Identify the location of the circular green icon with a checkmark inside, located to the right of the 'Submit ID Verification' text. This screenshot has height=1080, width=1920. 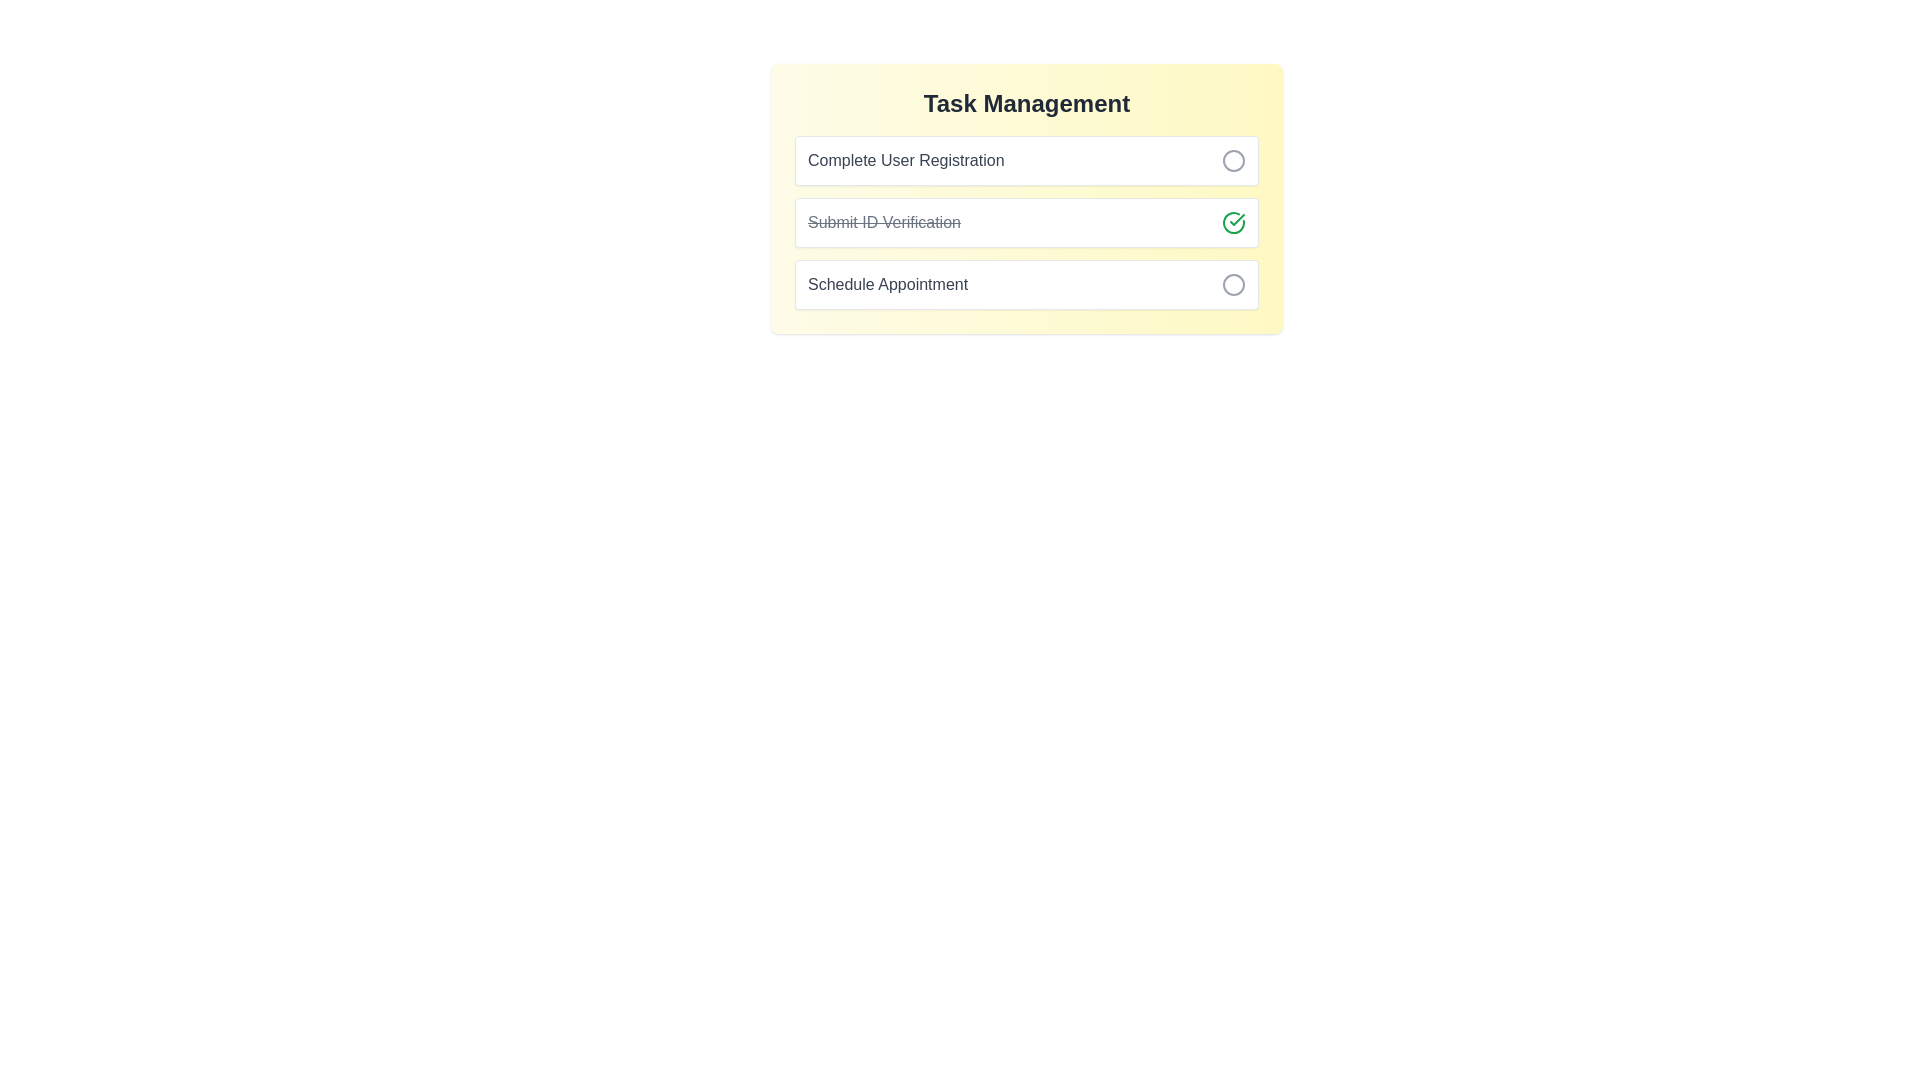
(1232, 223).